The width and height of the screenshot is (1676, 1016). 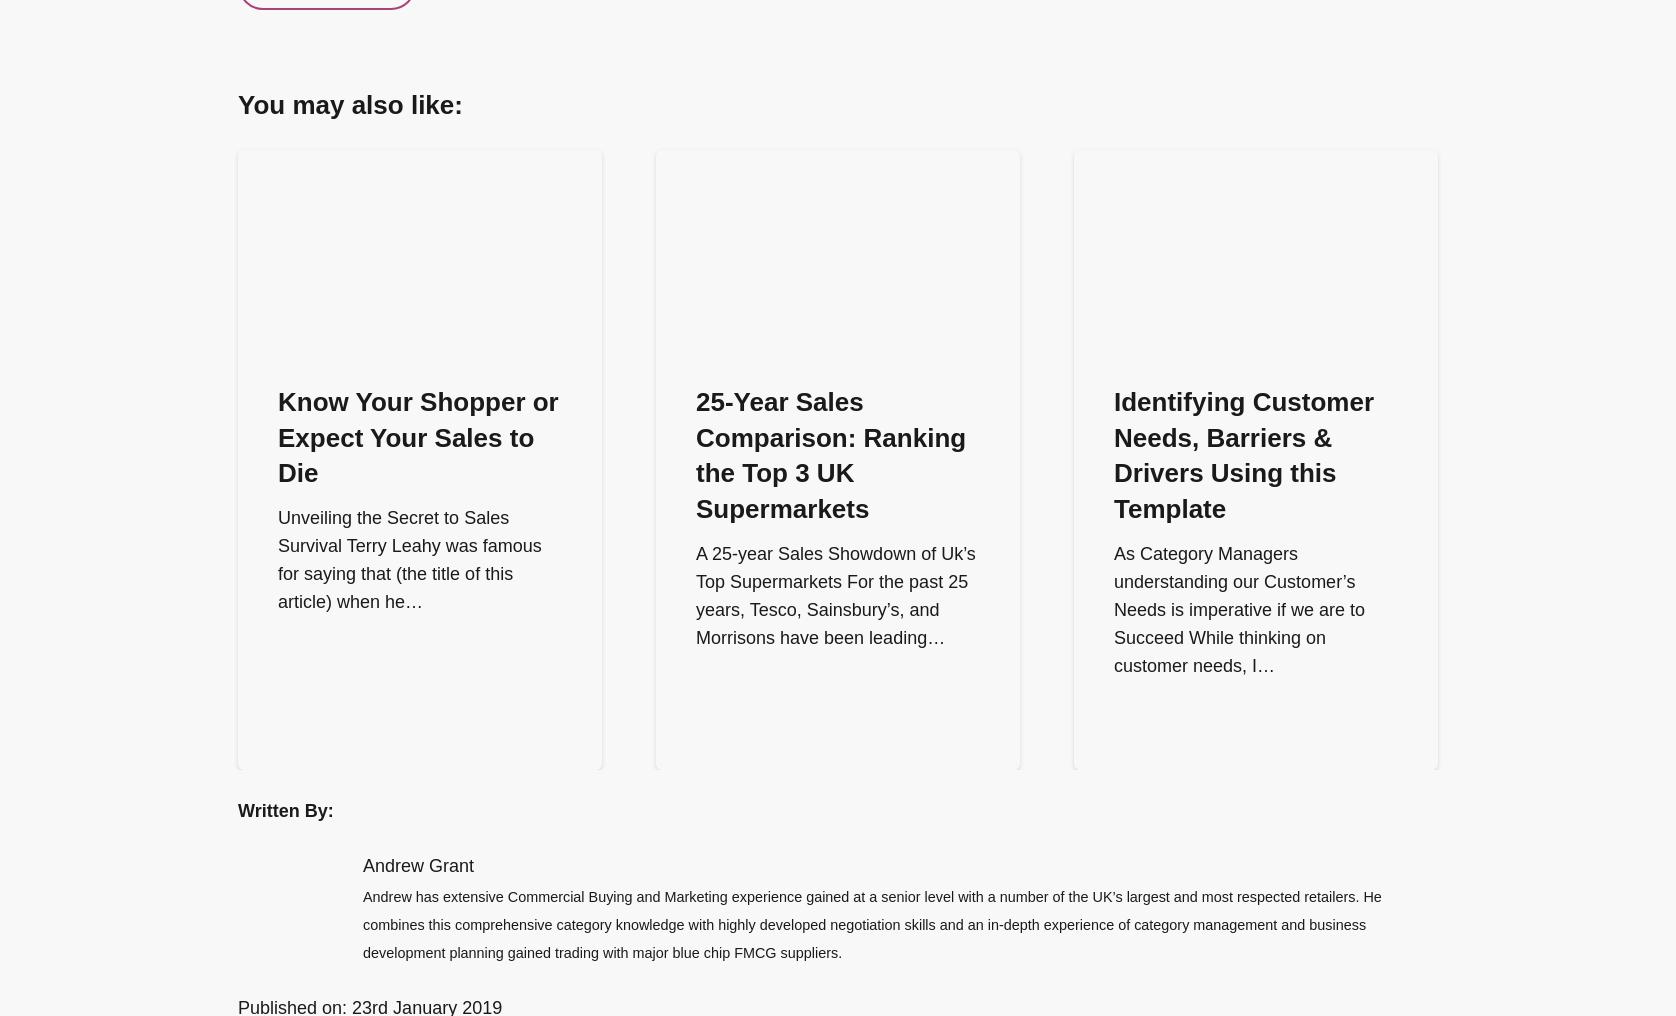 What do you see at coordinates (834, 595) in the screenshot?
I see `'A 25-year Sales Showdown of Uk’s Top Supermarkets For the past 25 years, Tesco, Sainsbury’s, and Morrisons have been leading…'` at bounding box center [834, 595].